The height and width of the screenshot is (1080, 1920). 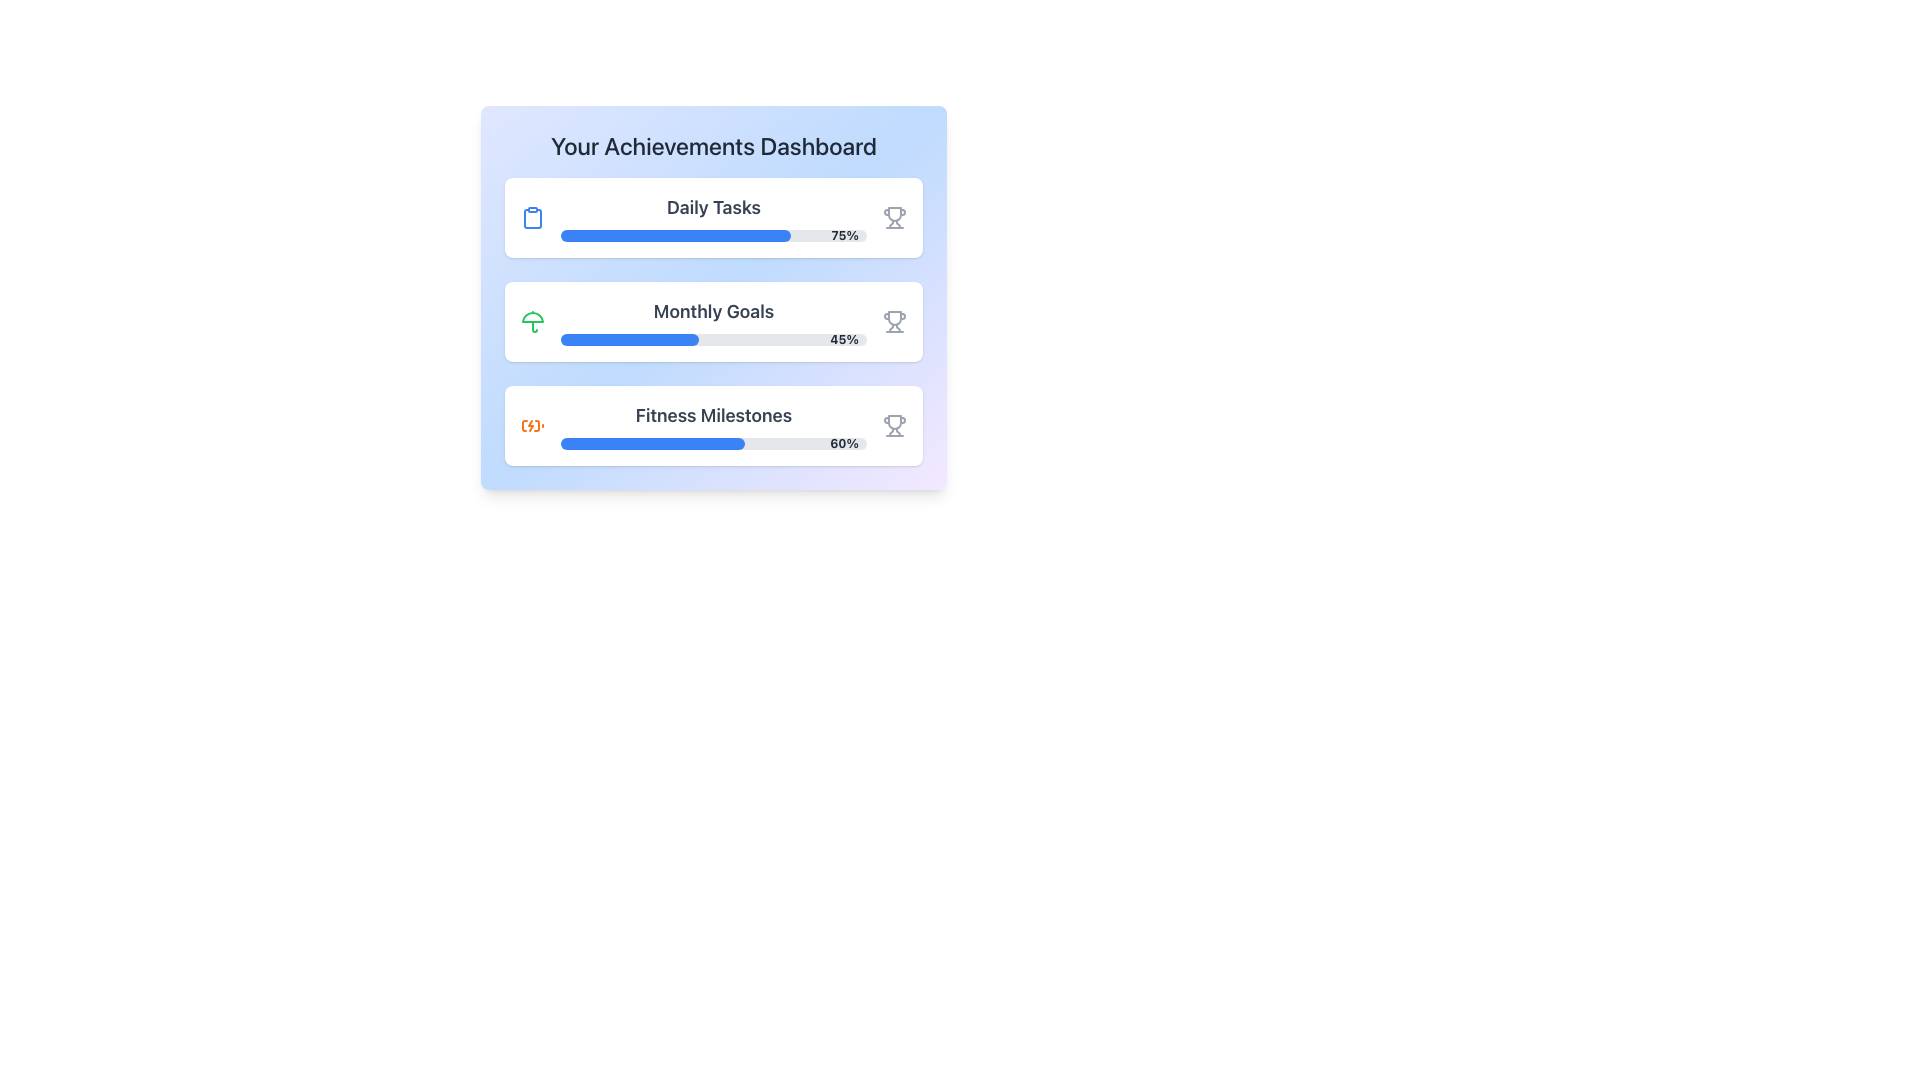 I want to click on the completion percentage of the progress bar indicating 60% completion, located in the 'Fitness Milestones' section of the 'Your Achievements Dashboard' panel, so click(x=714, y=442).